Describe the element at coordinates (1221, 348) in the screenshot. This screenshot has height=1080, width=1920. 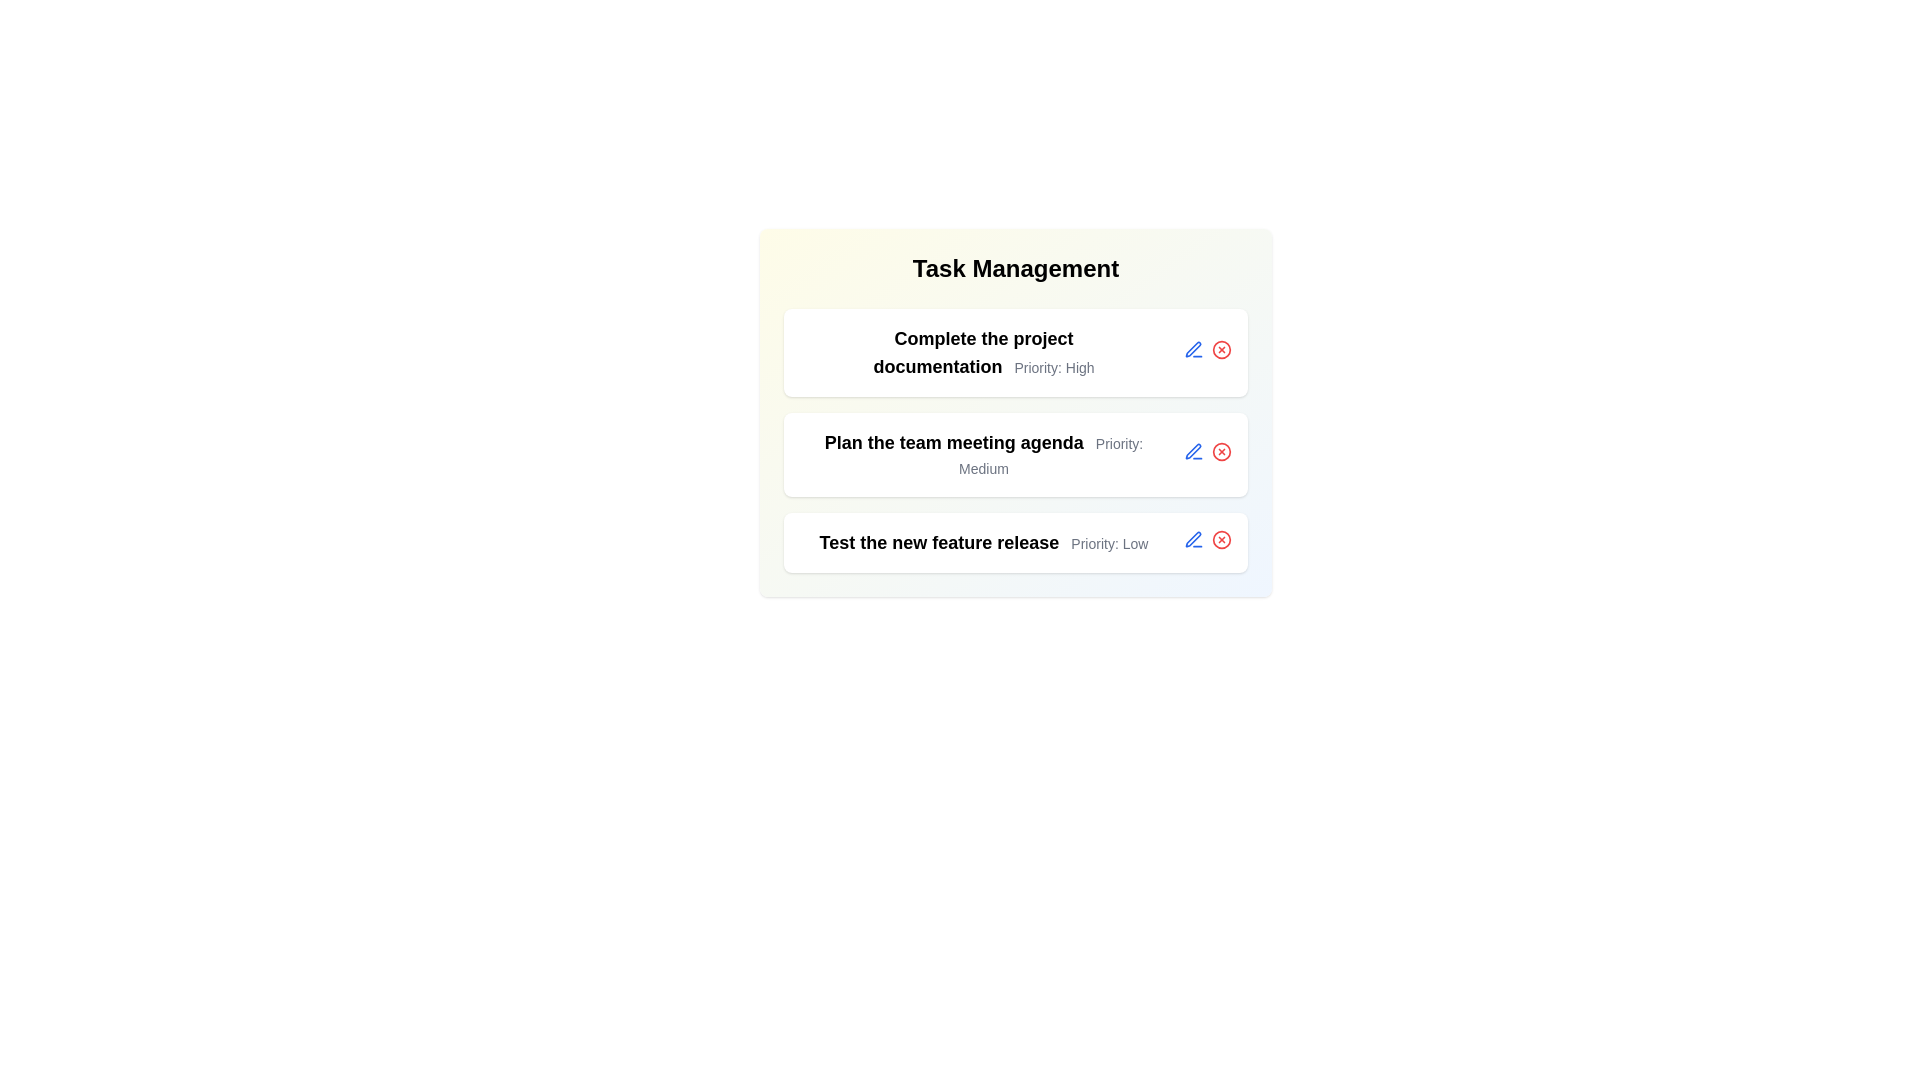
I see `delete button for the task titled 'Complete the project documentation'` at that location.